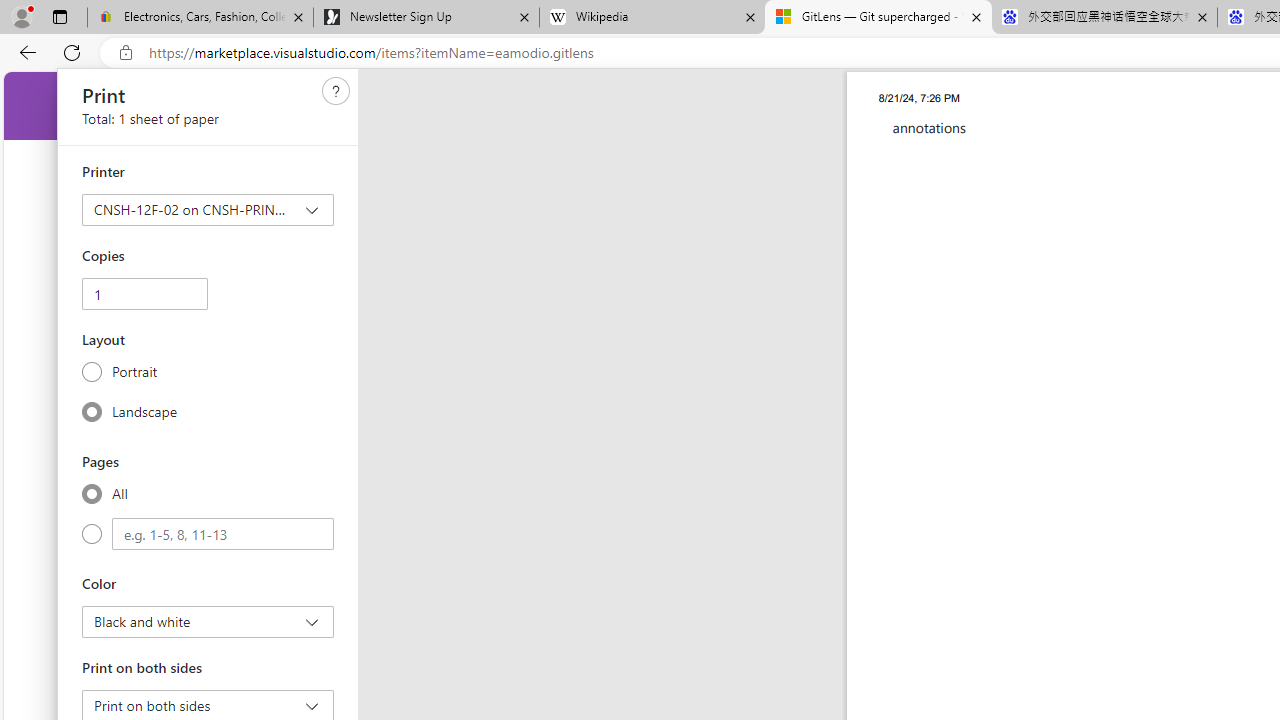 The height and width of the screenshot is (720, 1280). What do you see at coordinates (336, 91) in the screenshot?
I see `'Class: c0129'` at bounding box center [336, 91].